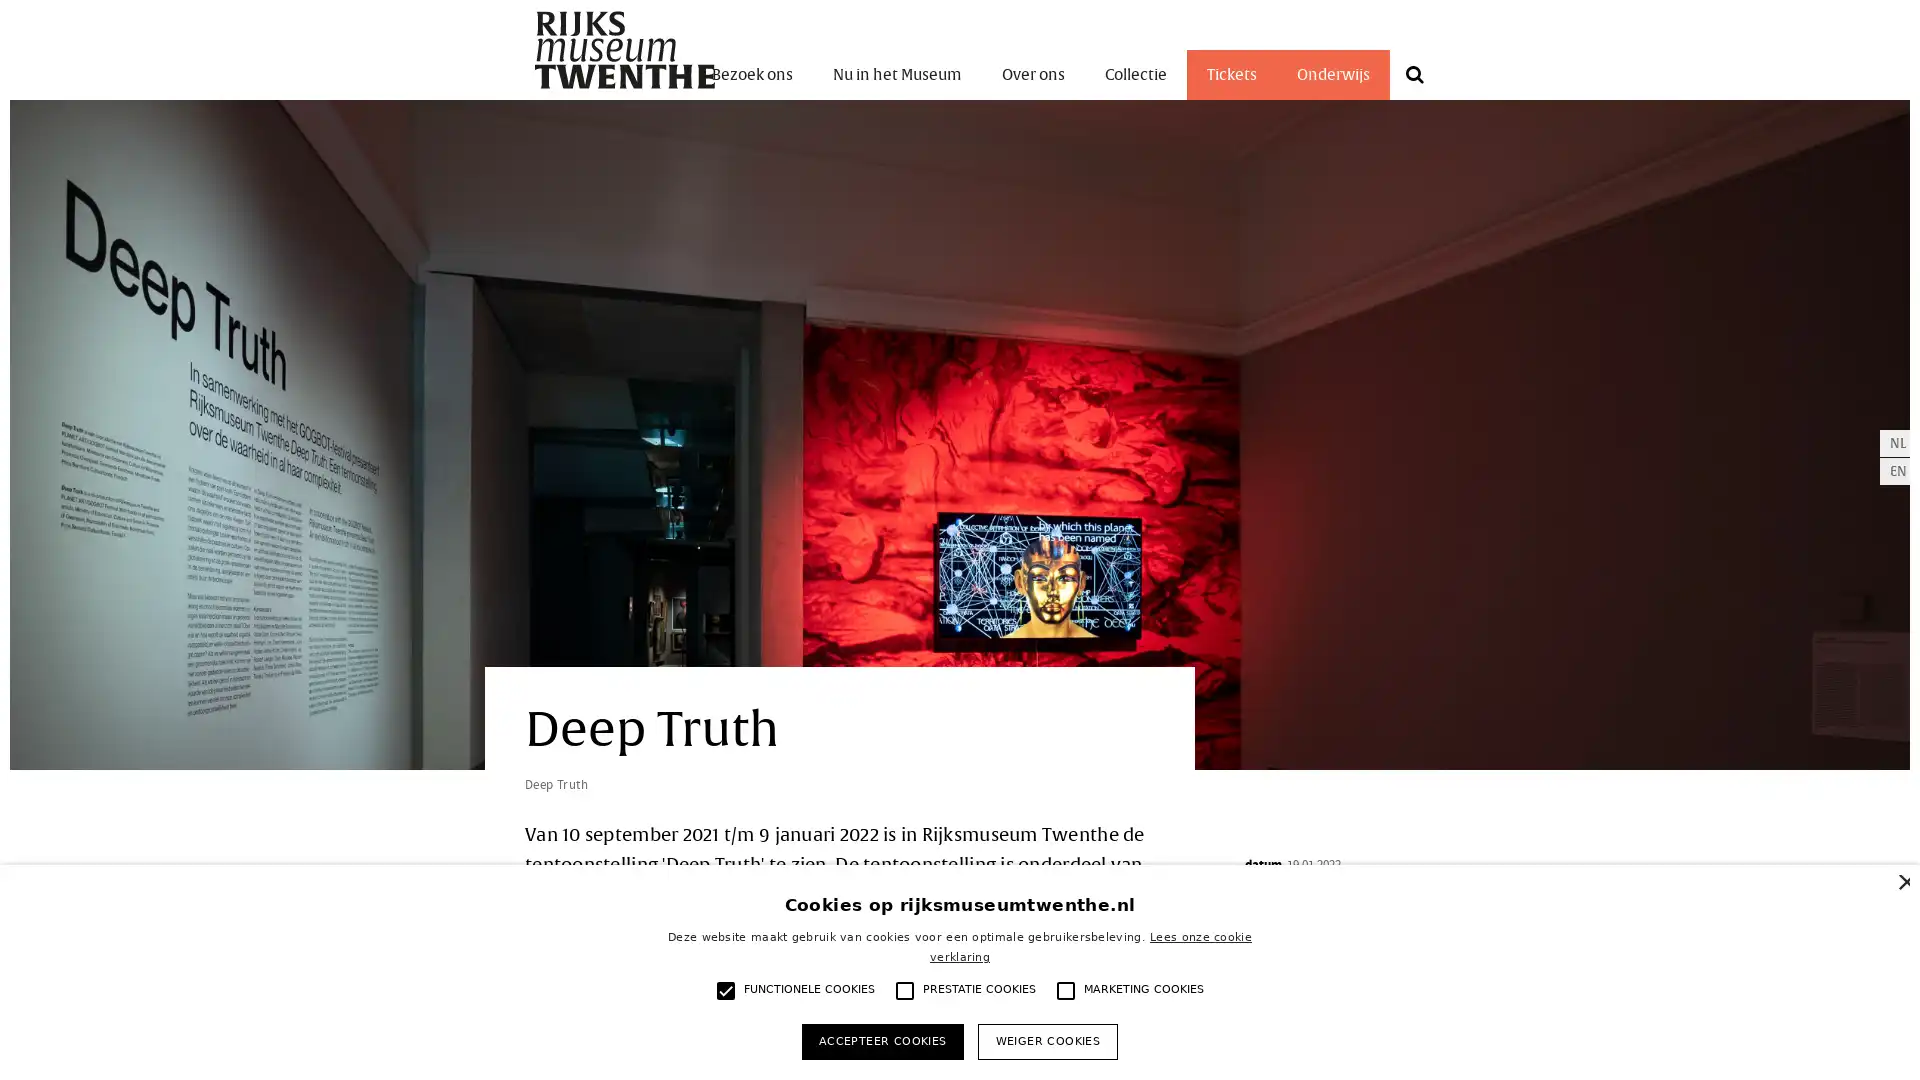  Describe the element at coordinates (881, 1040) in the screenshot. I see `ACCEPTEER COOKIES` at that location.